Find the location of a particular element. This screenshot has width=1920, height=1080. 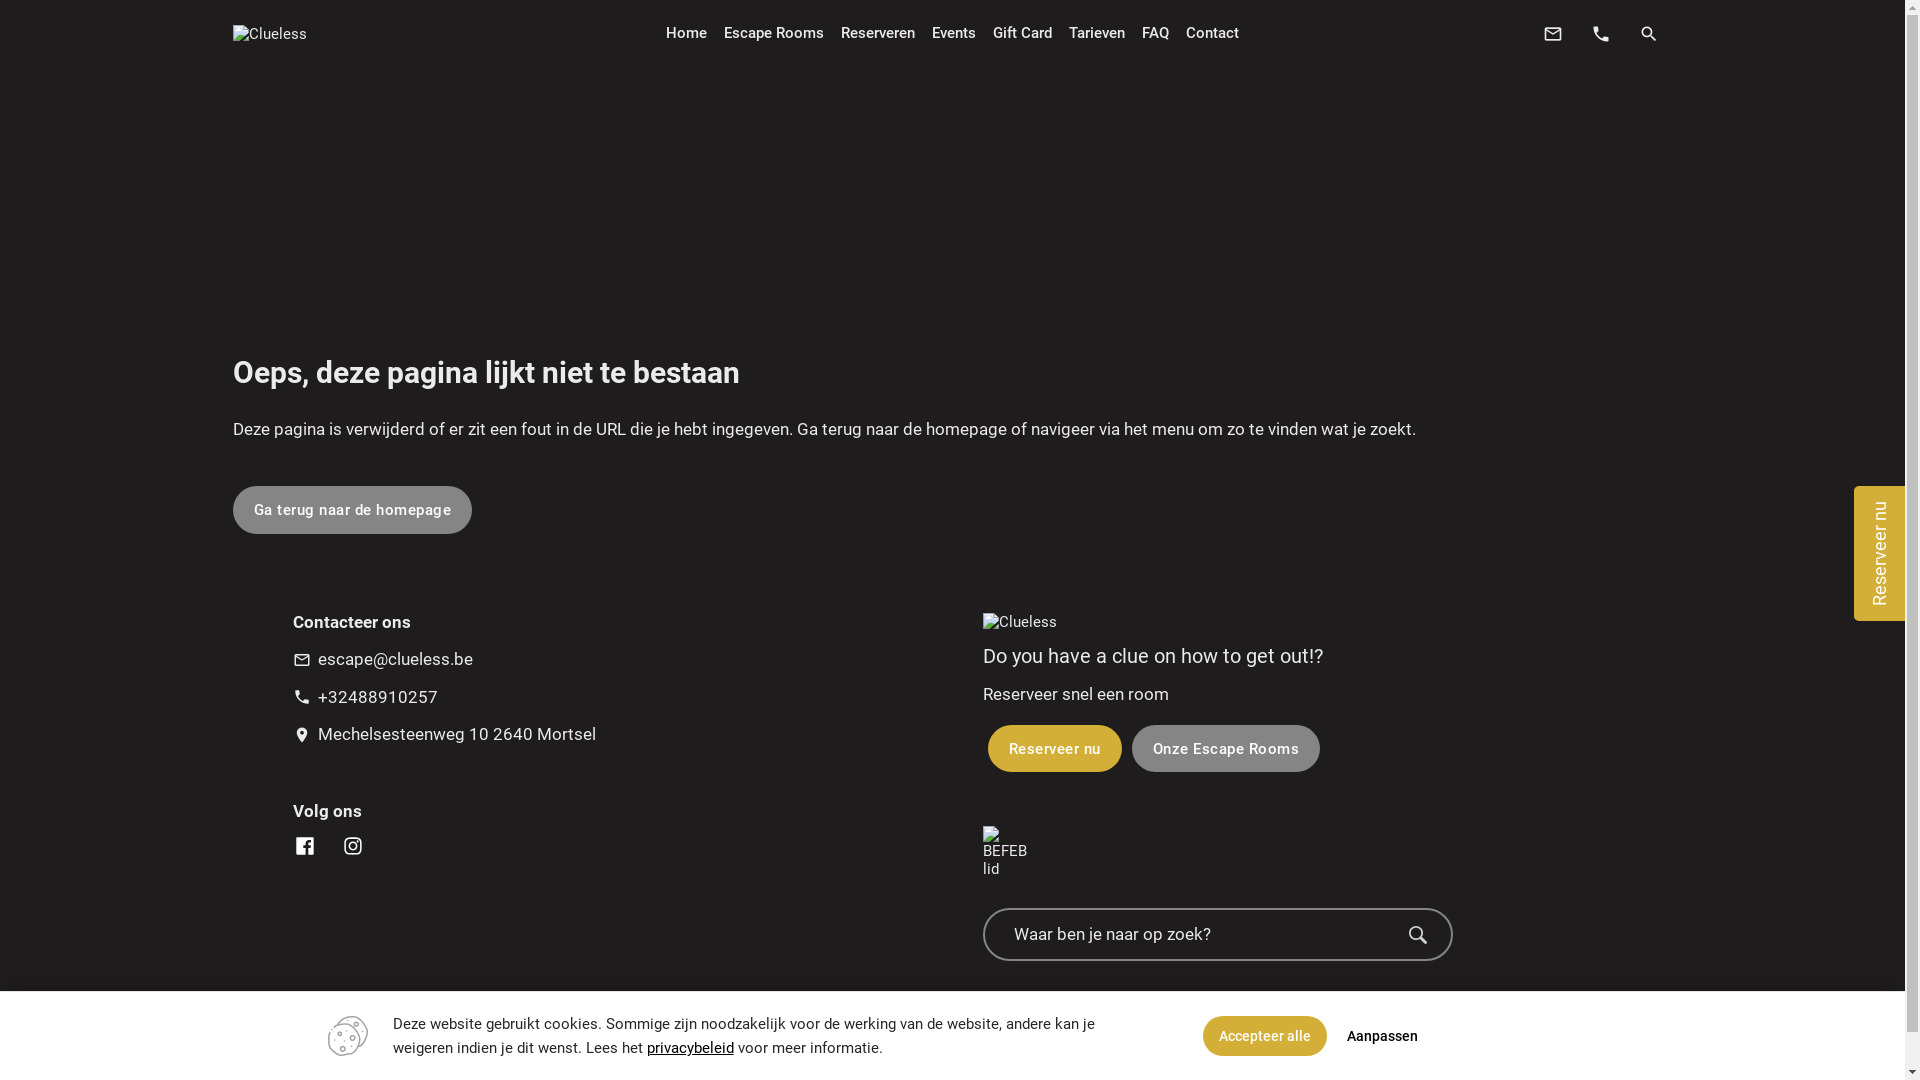

'Clueless Instagram' is located at coordinates (327, 845).